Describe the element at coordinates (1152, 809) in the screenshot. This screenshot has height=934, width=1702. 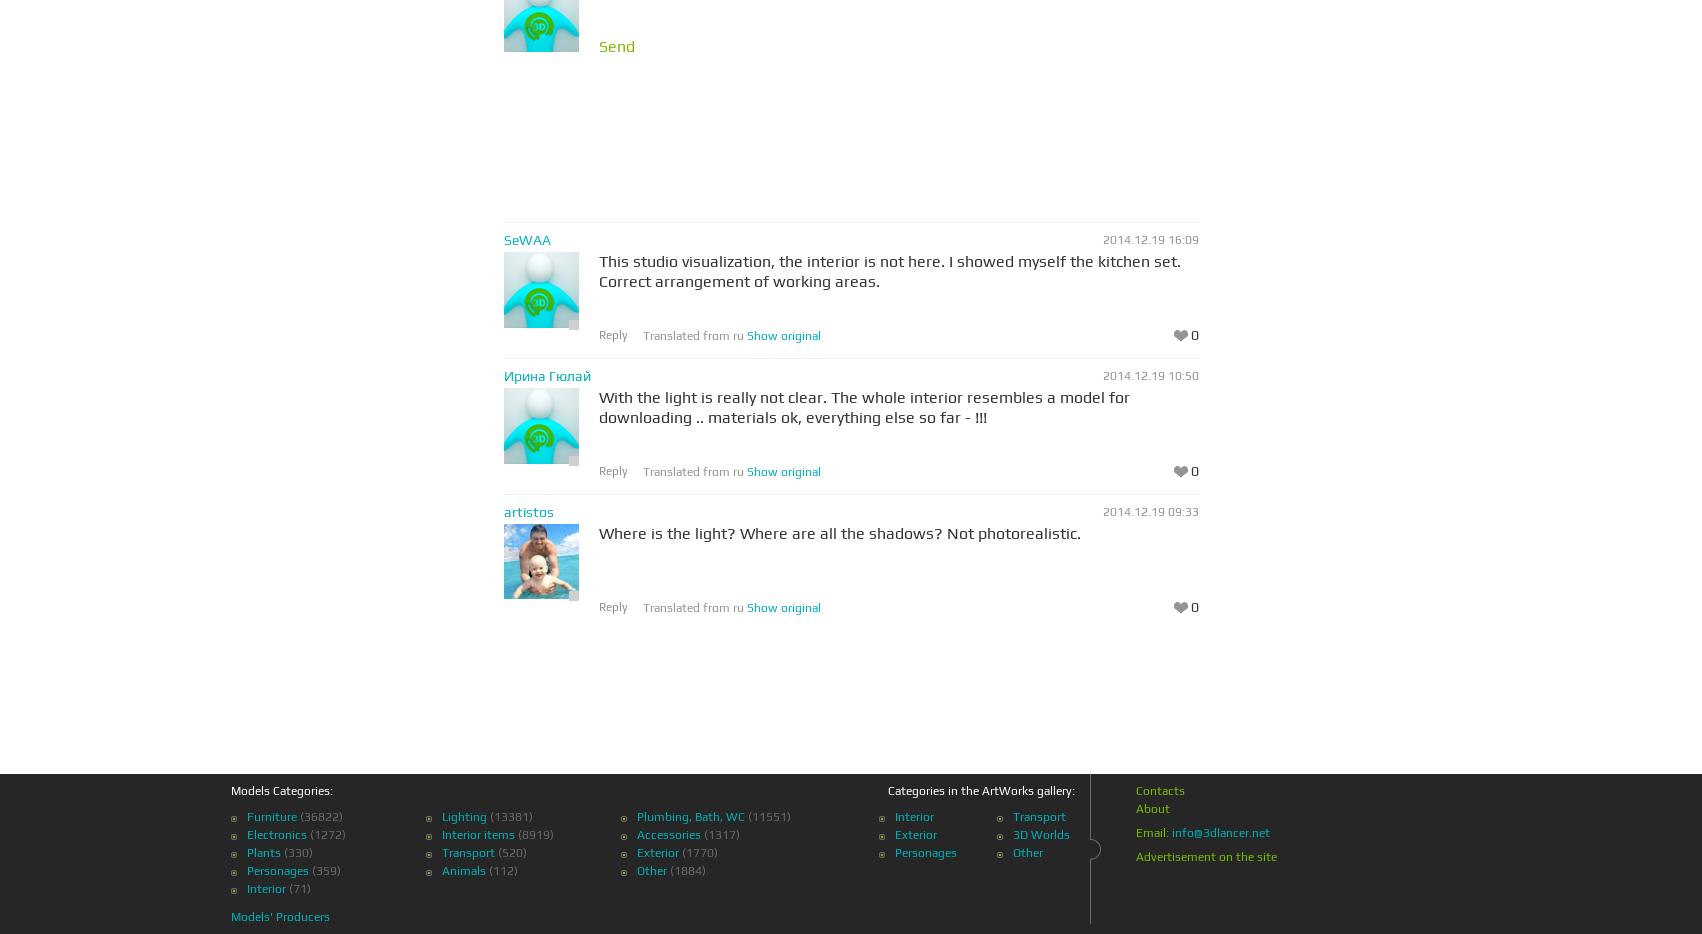
I see `'About'` at that location.